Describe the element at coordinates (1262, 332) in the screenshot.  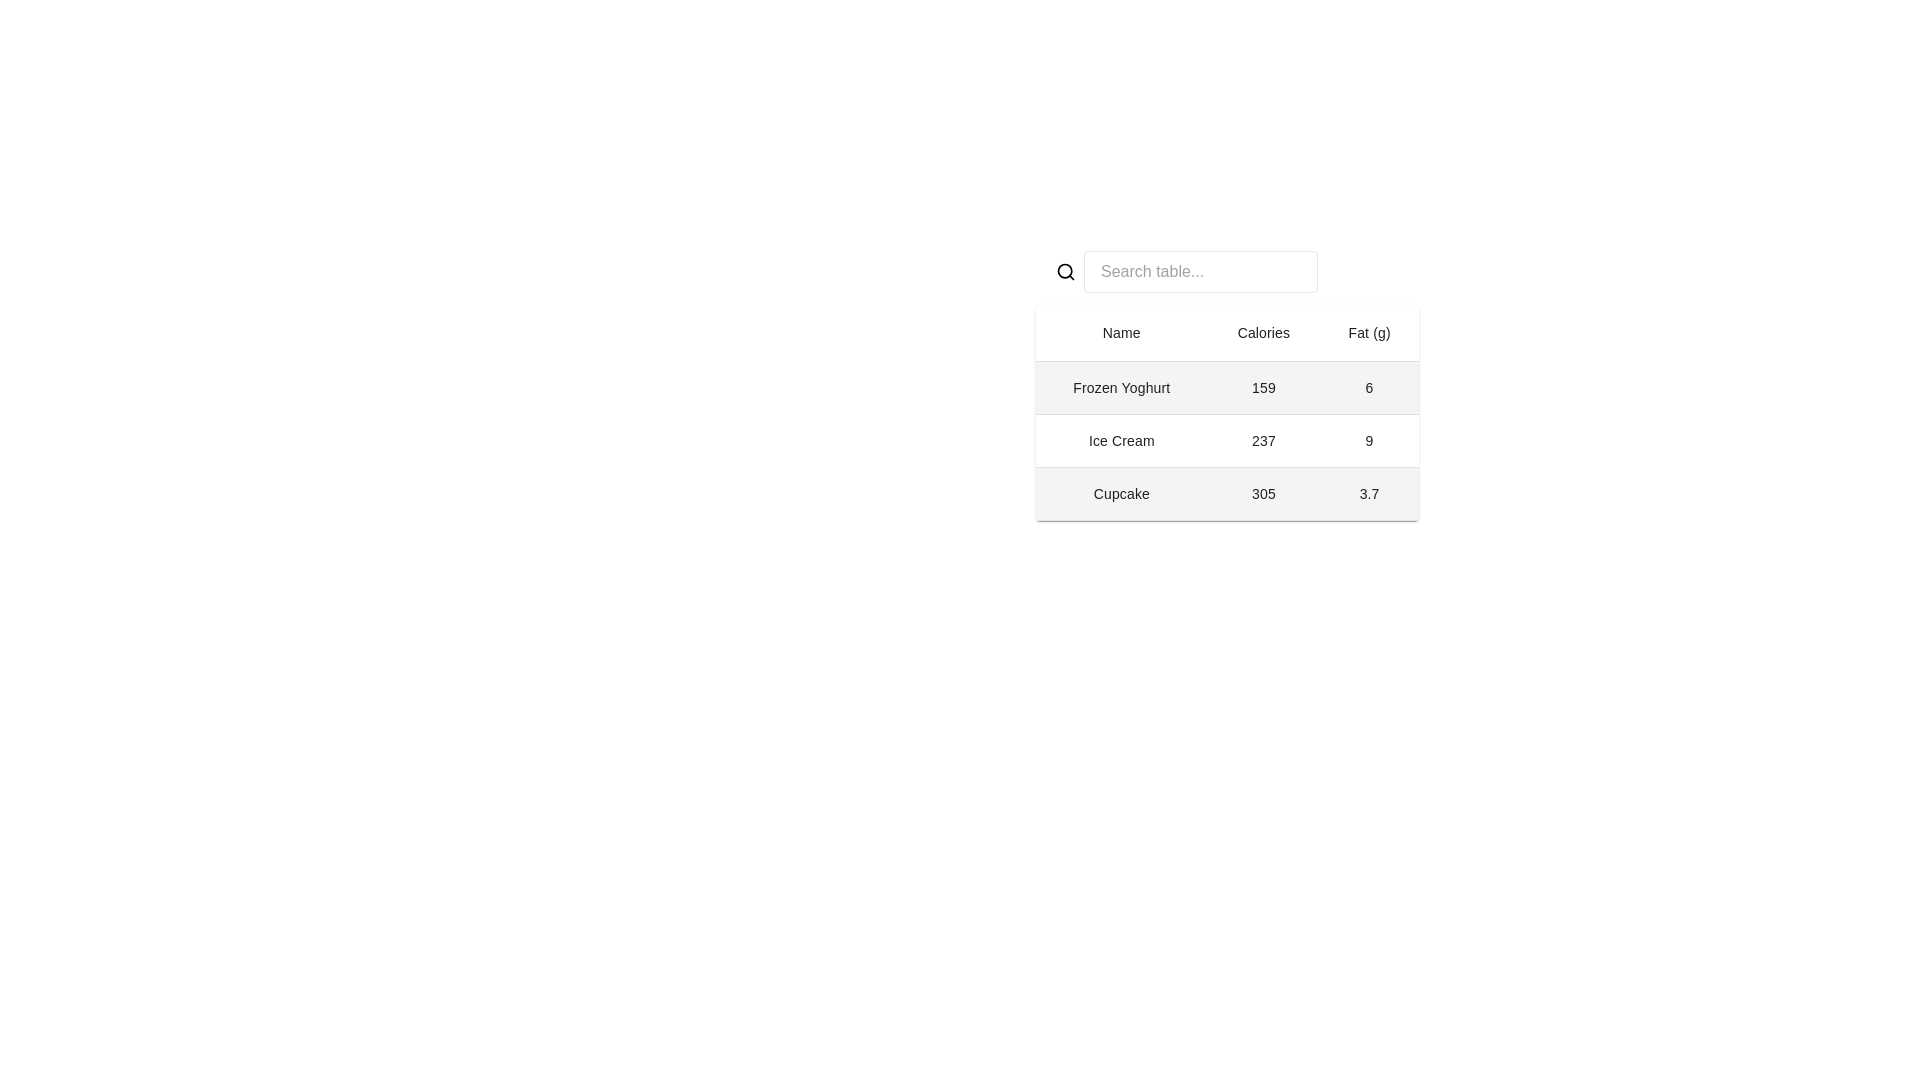
I see `the 'Calories' table header cell to sort the column data` at that location.